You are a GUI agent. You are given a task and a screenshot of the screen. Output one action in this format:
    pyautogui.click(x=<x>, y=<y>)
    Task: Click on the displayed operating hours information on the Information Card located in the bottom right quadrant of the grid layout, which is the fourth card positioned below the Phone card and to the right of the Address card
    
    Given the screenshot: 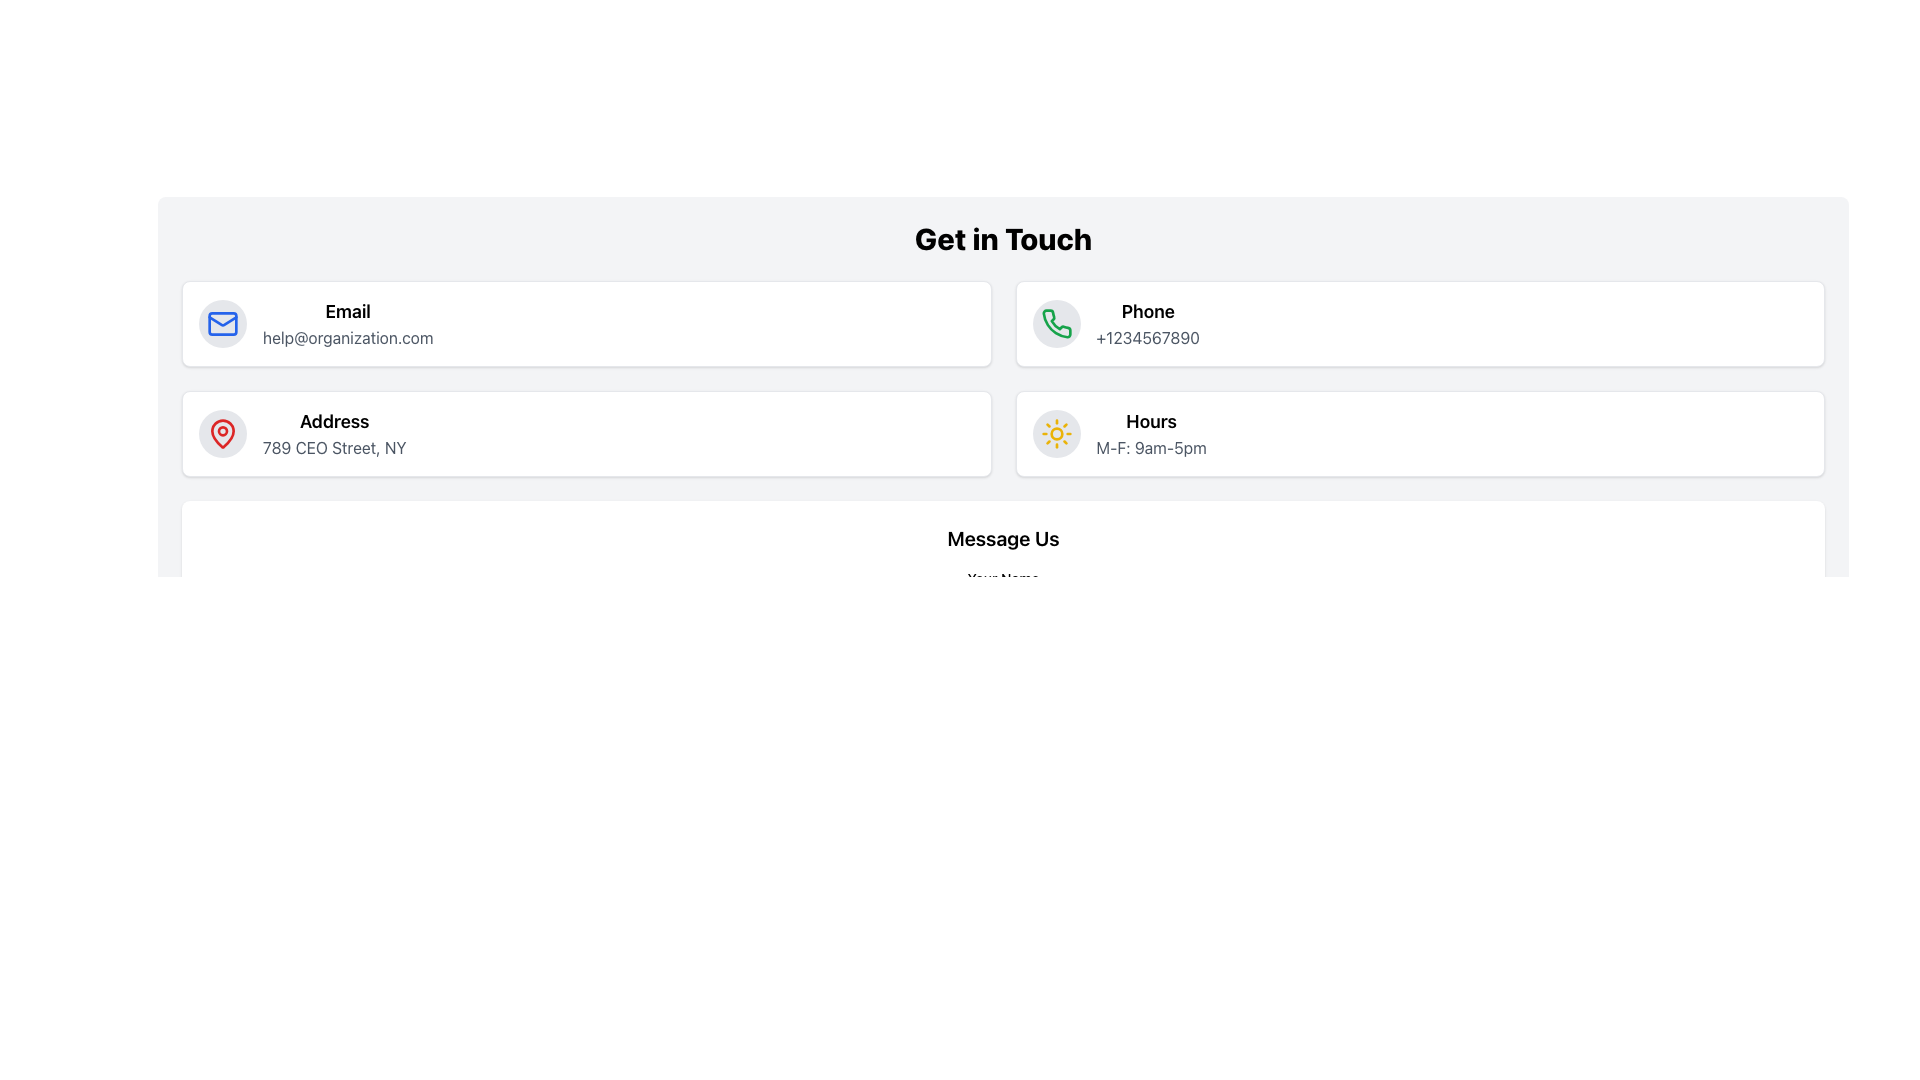 What is the action you would take?
    pyautogui.click(x=1419, y=433)
    